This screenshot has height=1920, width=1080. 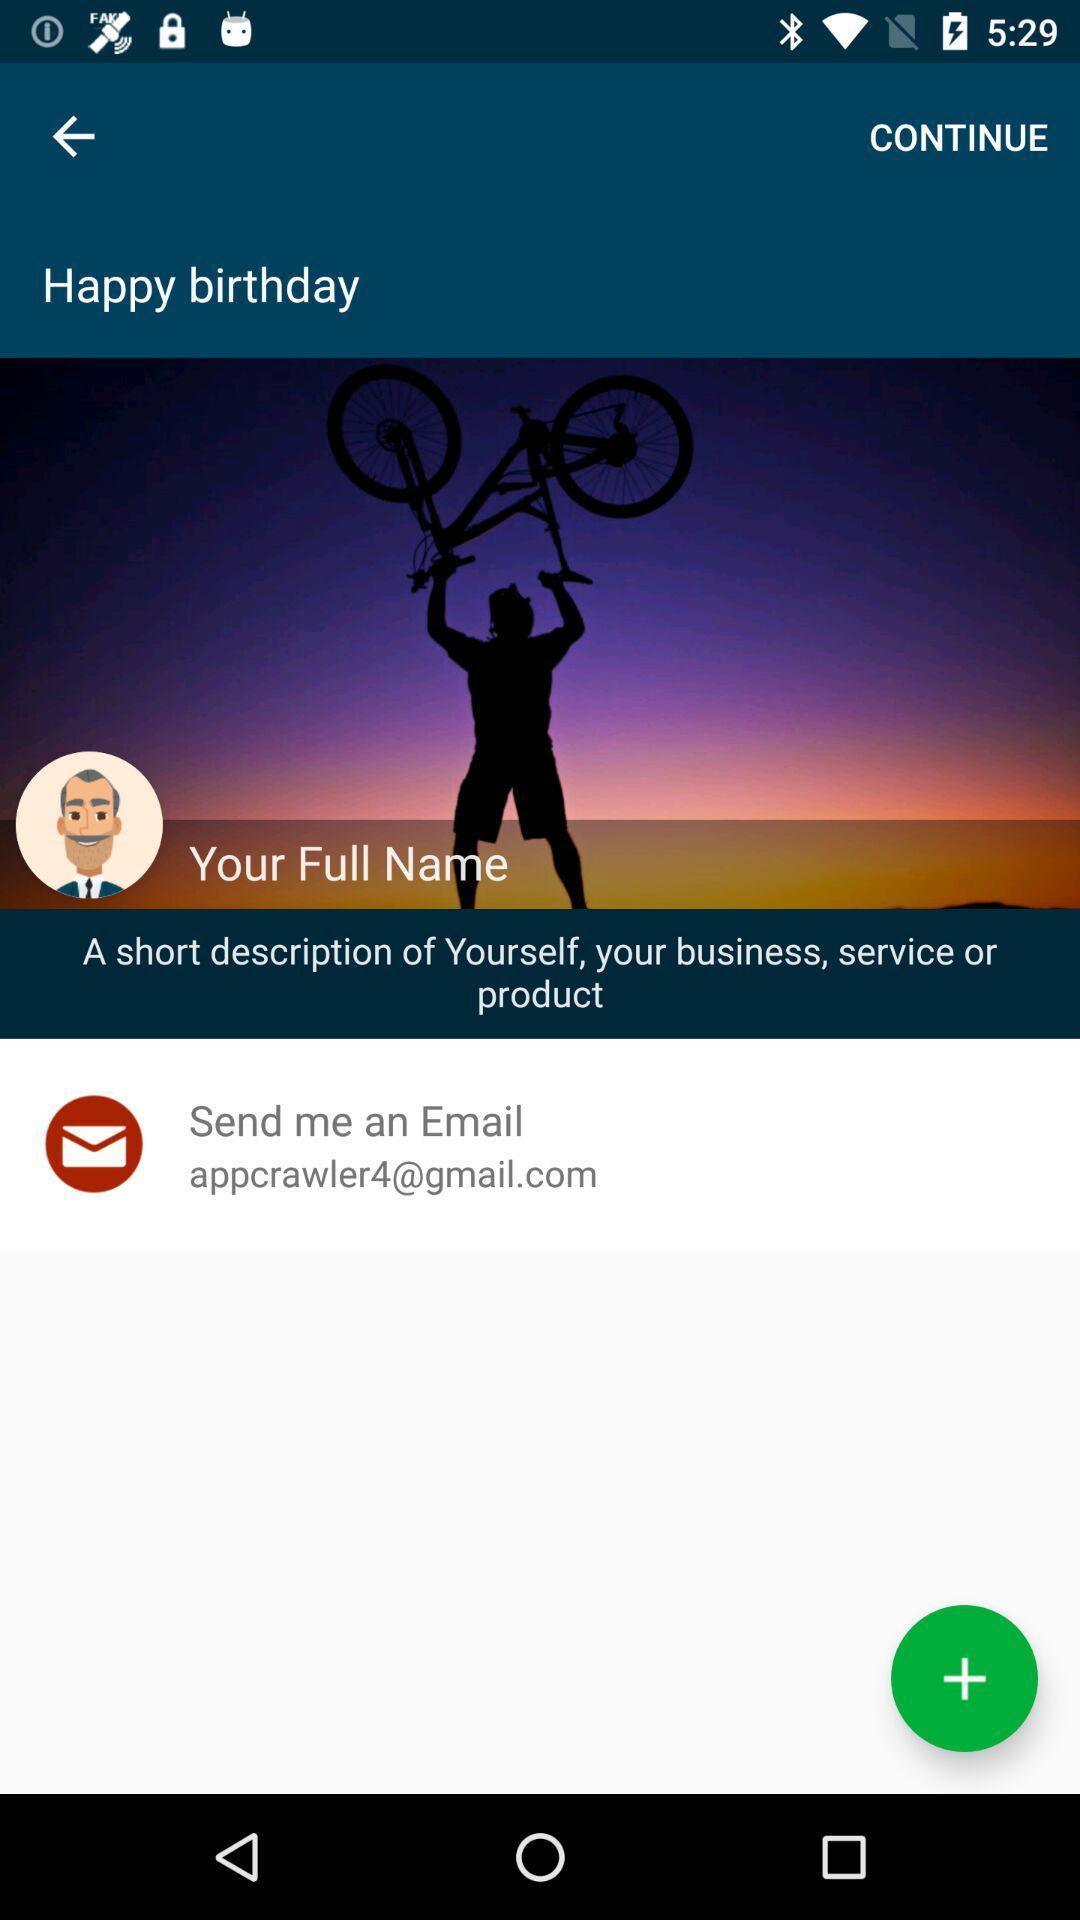 I want to click on the a short description item, so click(x=540, y=971).